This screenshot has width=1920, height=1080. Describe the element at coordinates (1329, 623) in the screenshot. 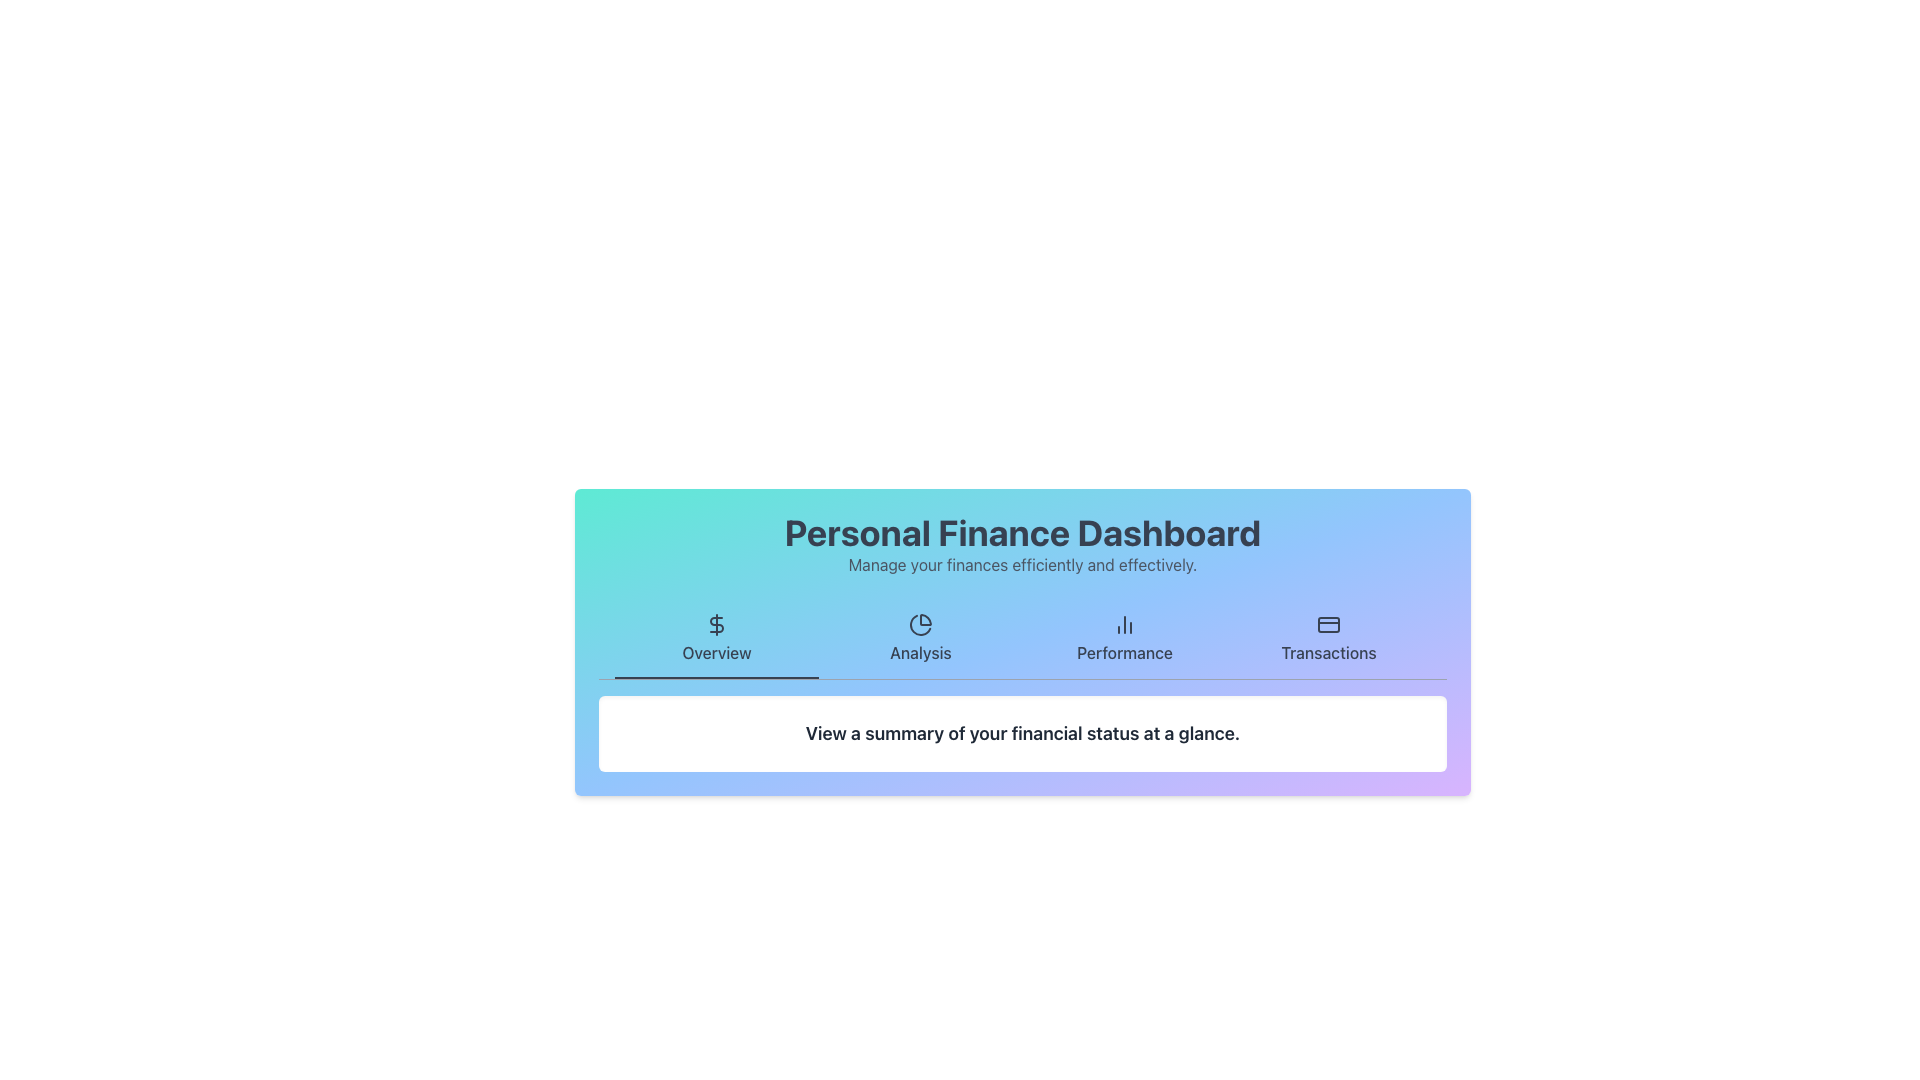

I see `the upper rectangle of the credit card icon in the 'Transactions' section of the navigation bar, which serves as a decorative element without interactive functionality` at that location.